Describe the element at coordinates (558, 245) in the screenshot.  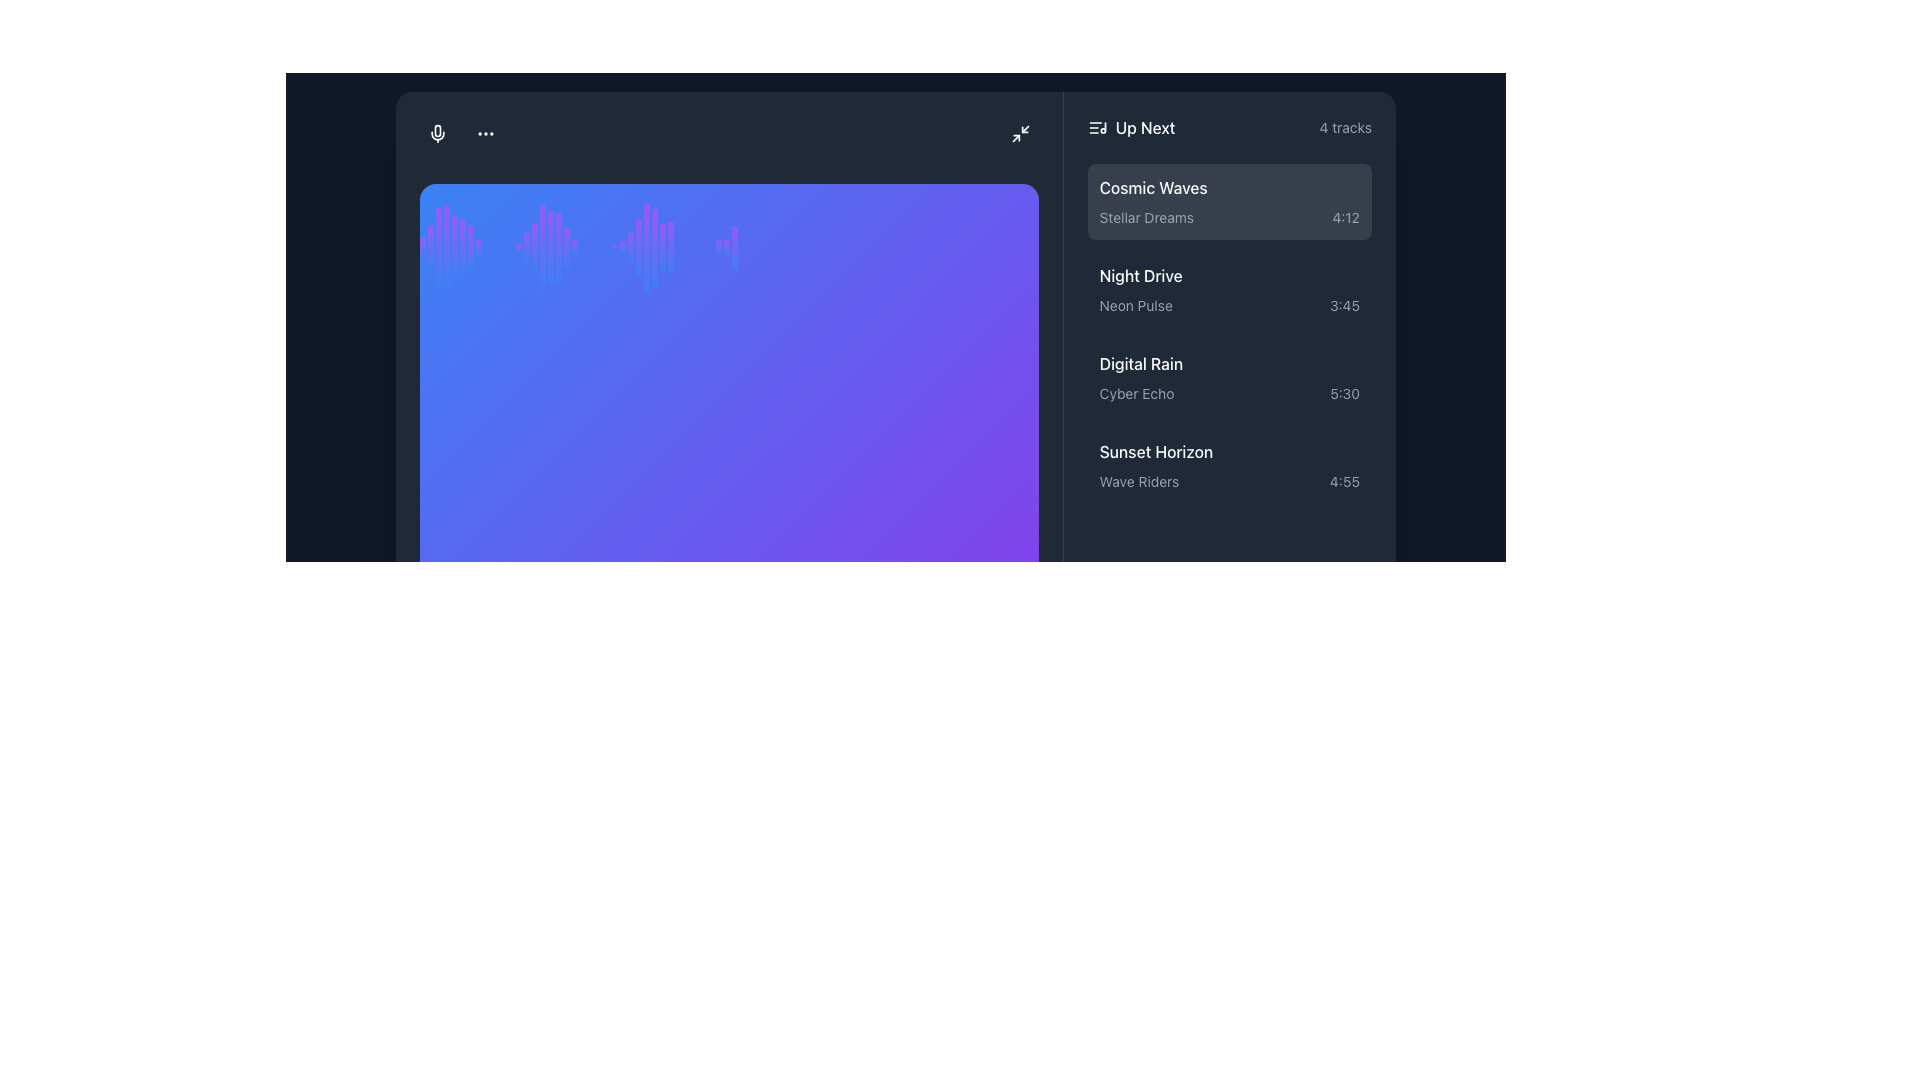
I see `the 18th vertical bar in the sequence, which has a smooth blue to purple gradient and is semi-transparent` at that location.